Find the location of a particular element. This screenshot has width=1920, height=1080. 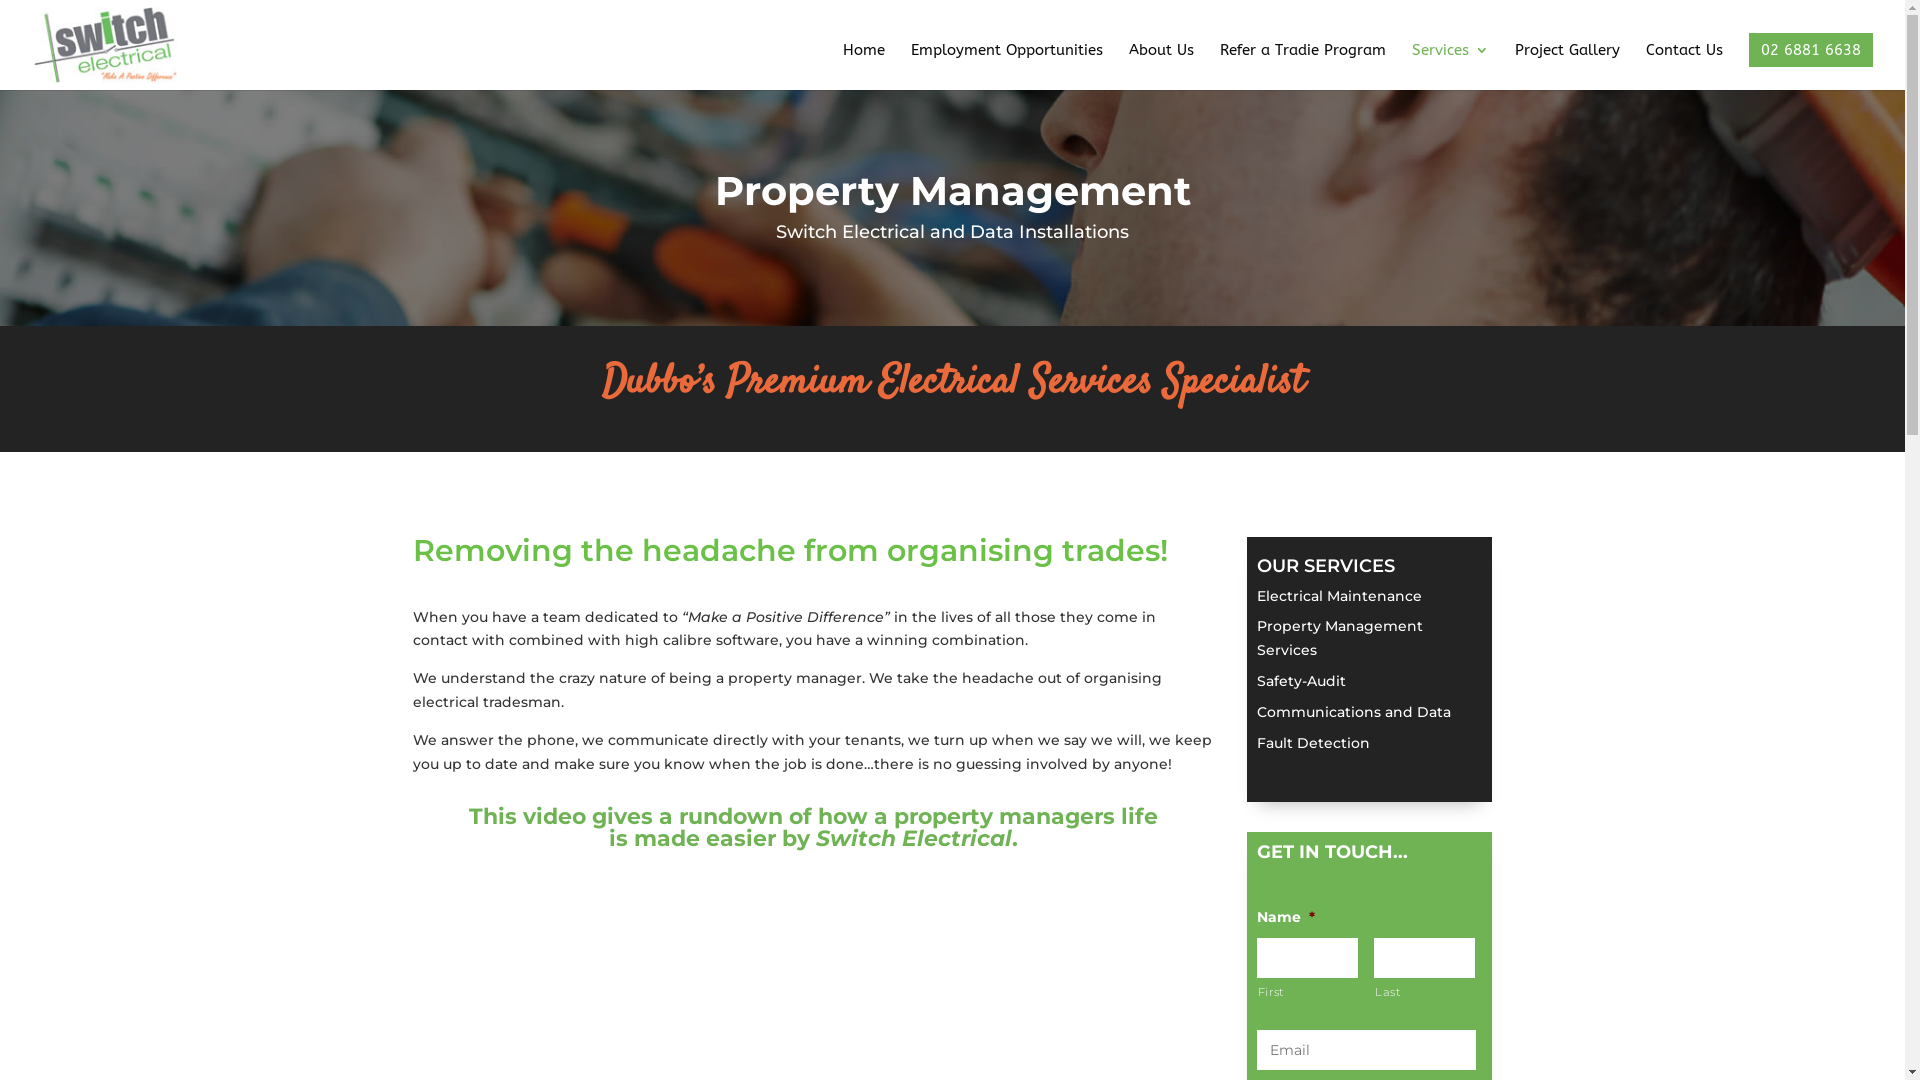

'02 6881 6638' is located at coordinates (1810, 49).